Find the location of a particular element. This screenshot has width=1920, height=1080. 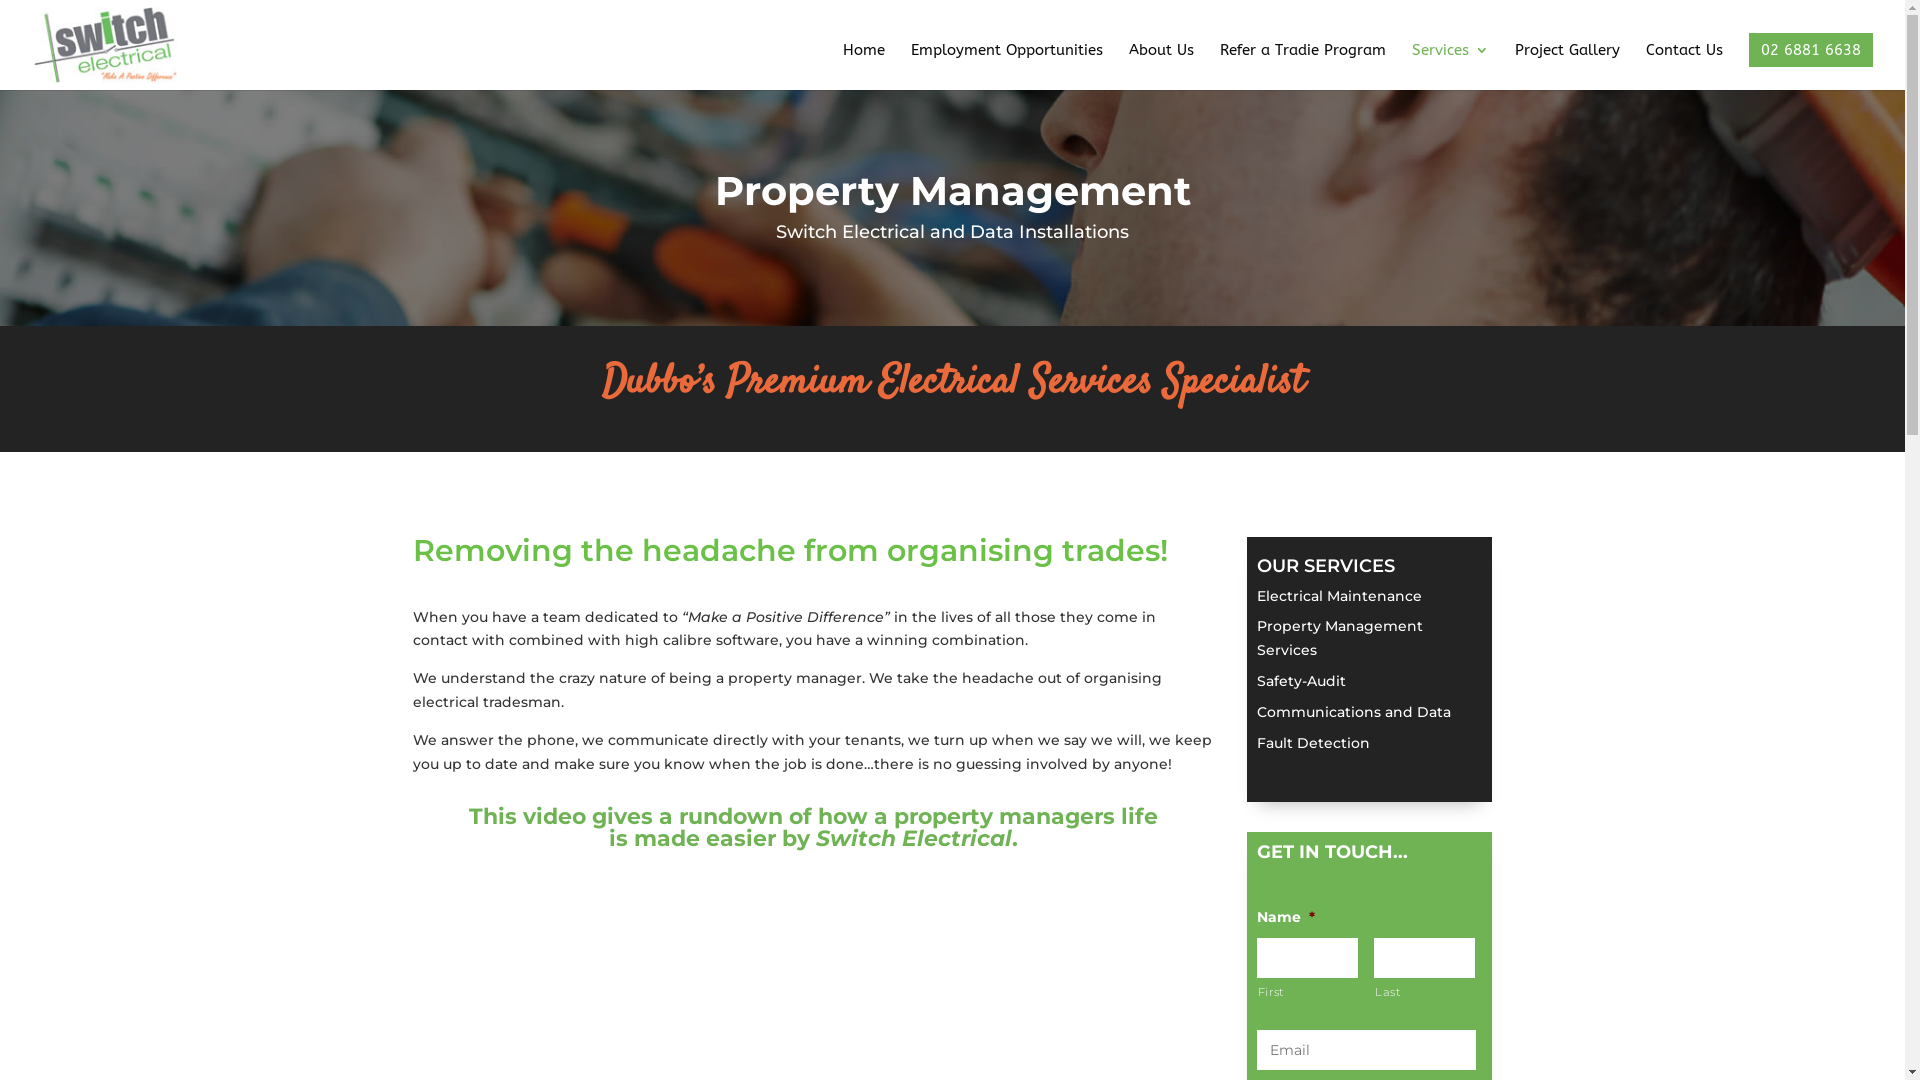

'02 6881 6638' is located at coordinates (1810, 49).